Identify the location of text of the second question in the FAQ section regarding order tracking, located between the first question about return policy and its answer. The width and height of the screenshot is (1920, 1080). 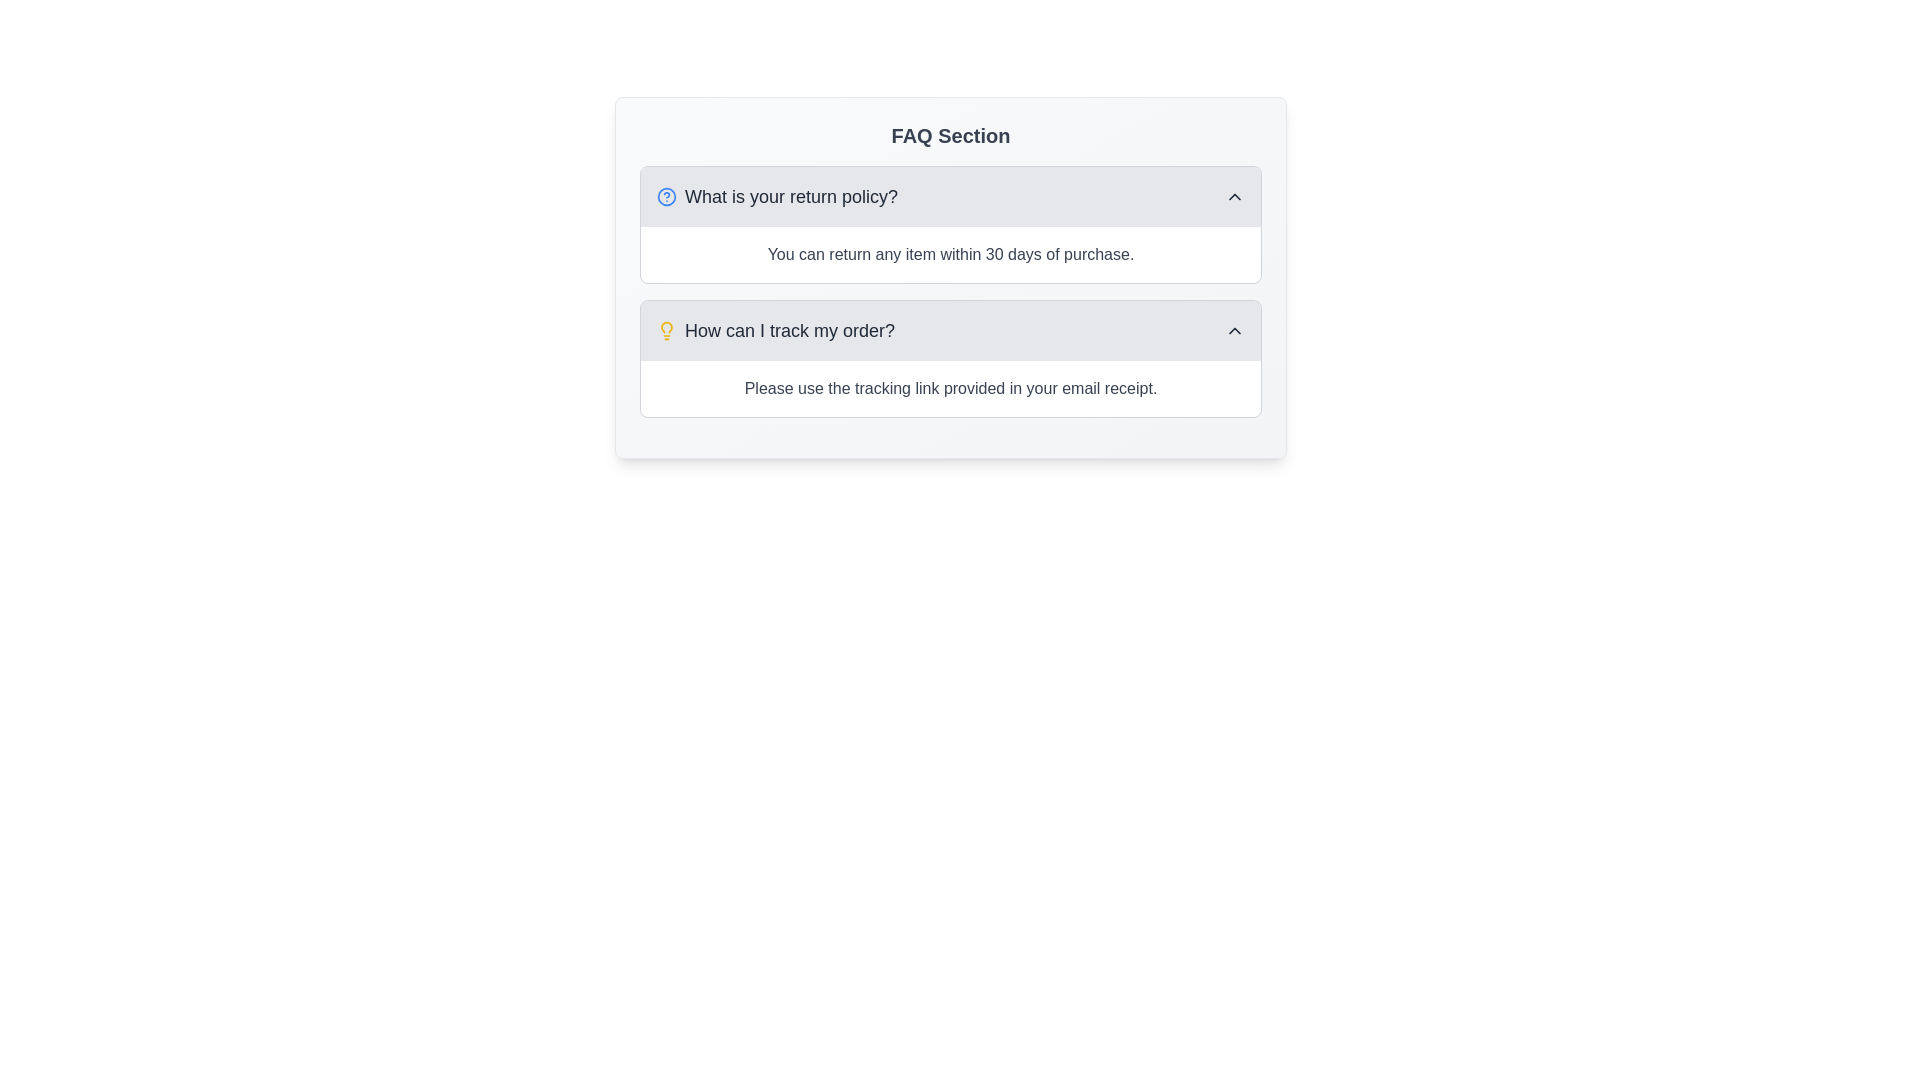
(789, 330).